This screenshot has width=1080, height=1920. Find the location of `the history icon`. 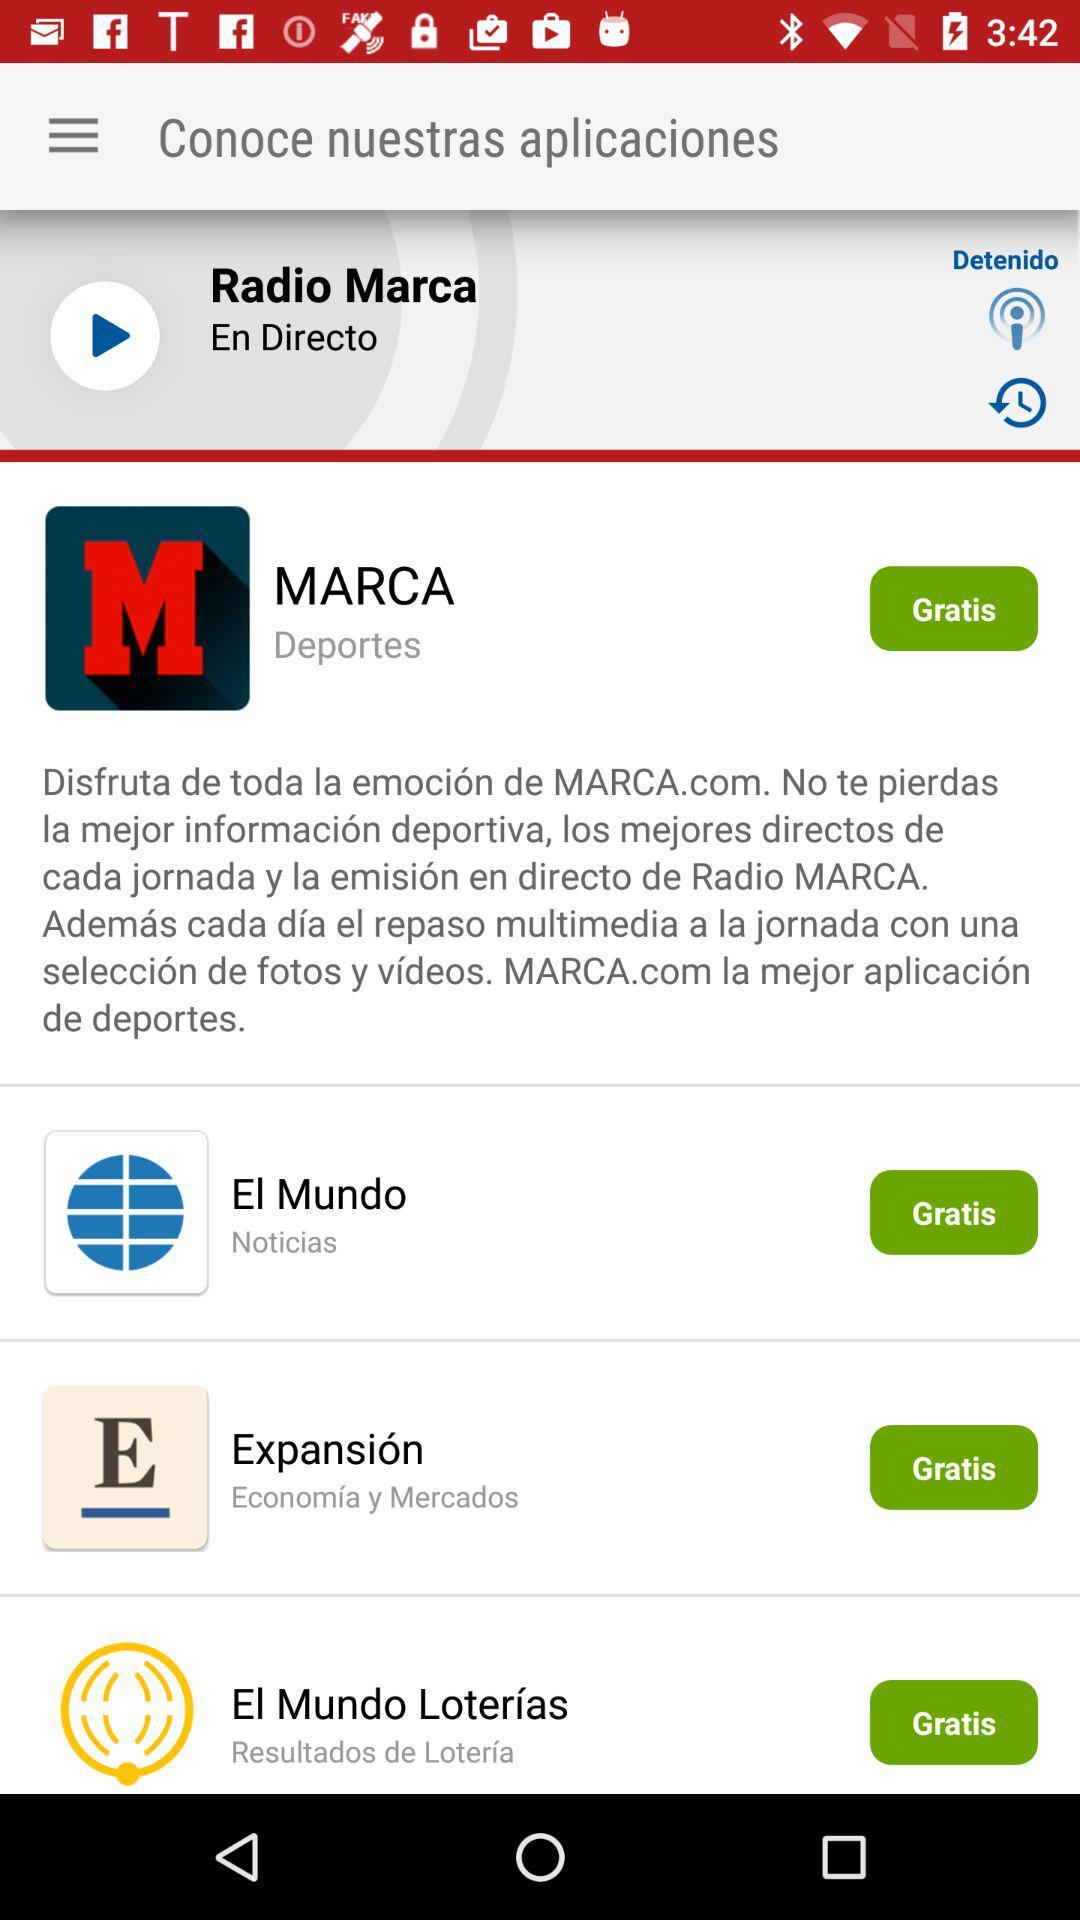

the history icon is located at coordinates (1017, 401).